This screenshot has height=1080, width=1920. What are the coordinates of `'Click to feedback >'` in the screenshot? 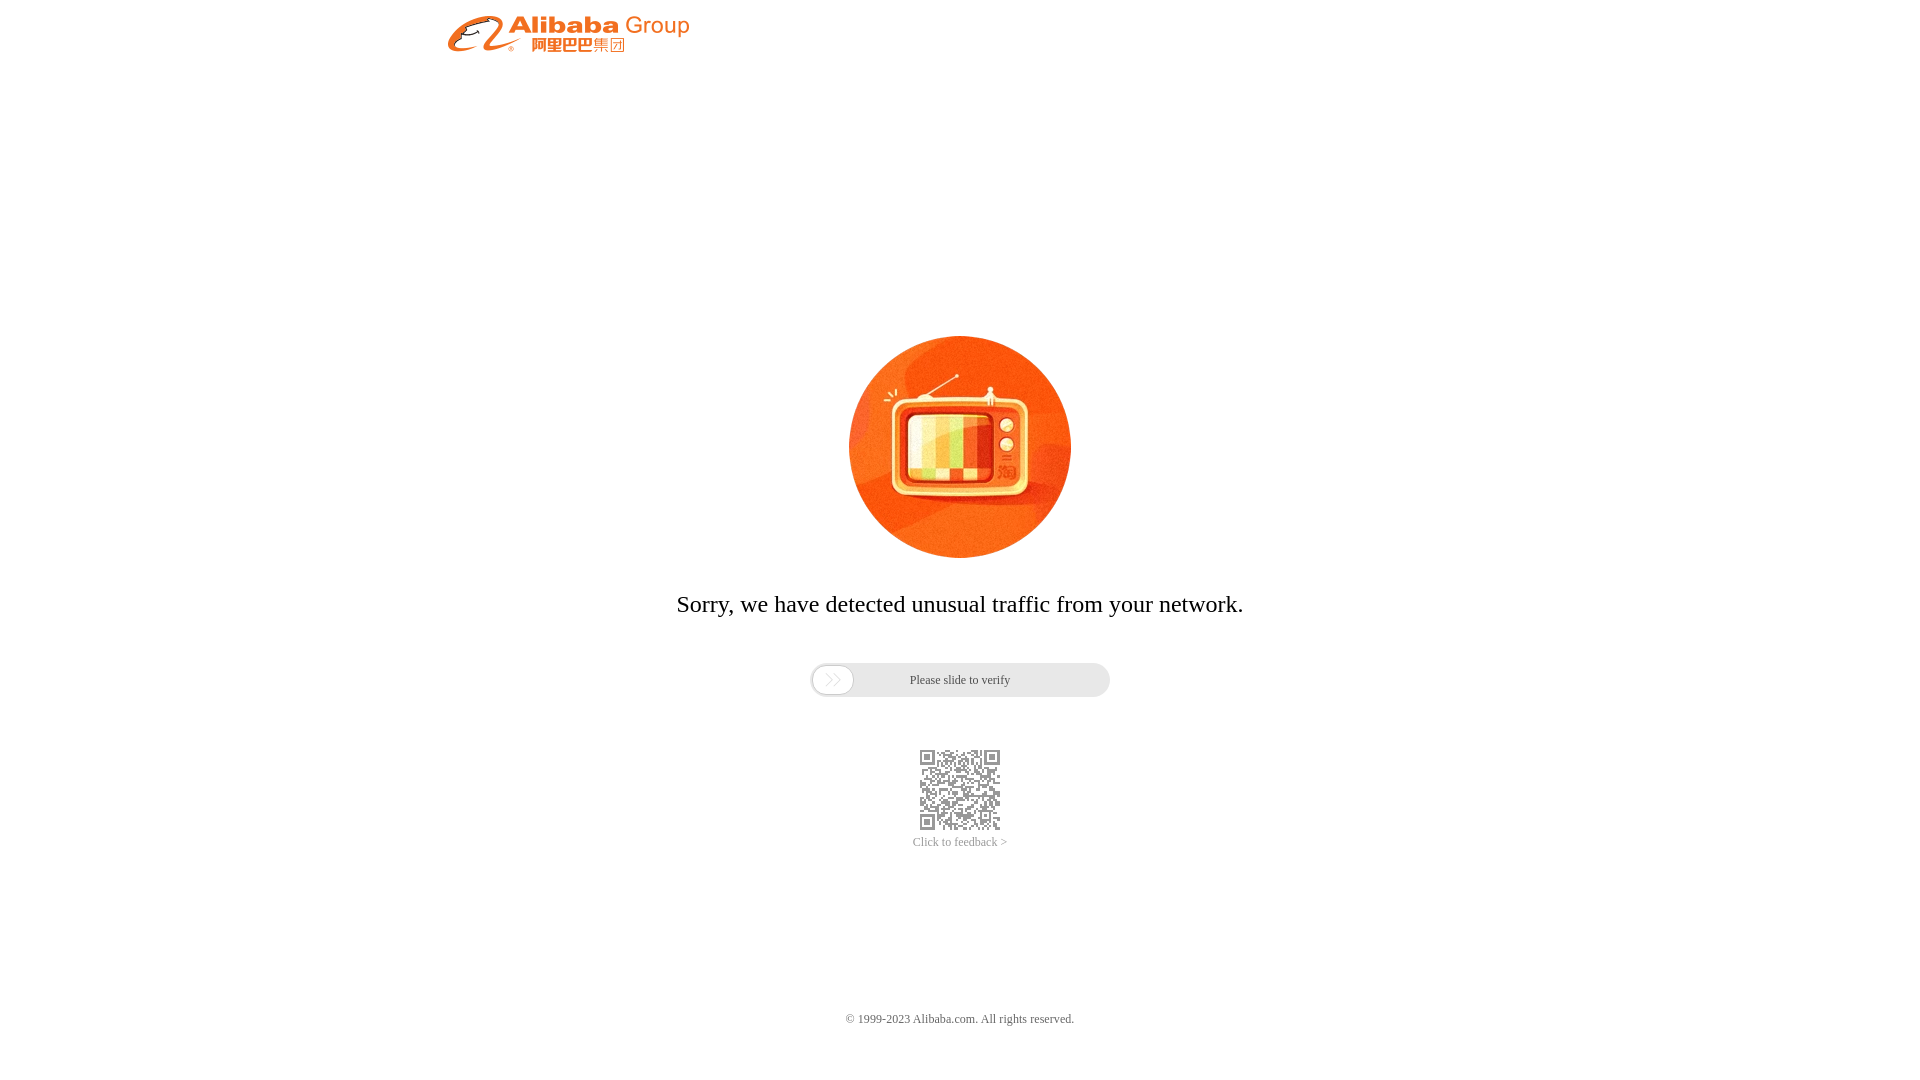 It's located at (960, 842).